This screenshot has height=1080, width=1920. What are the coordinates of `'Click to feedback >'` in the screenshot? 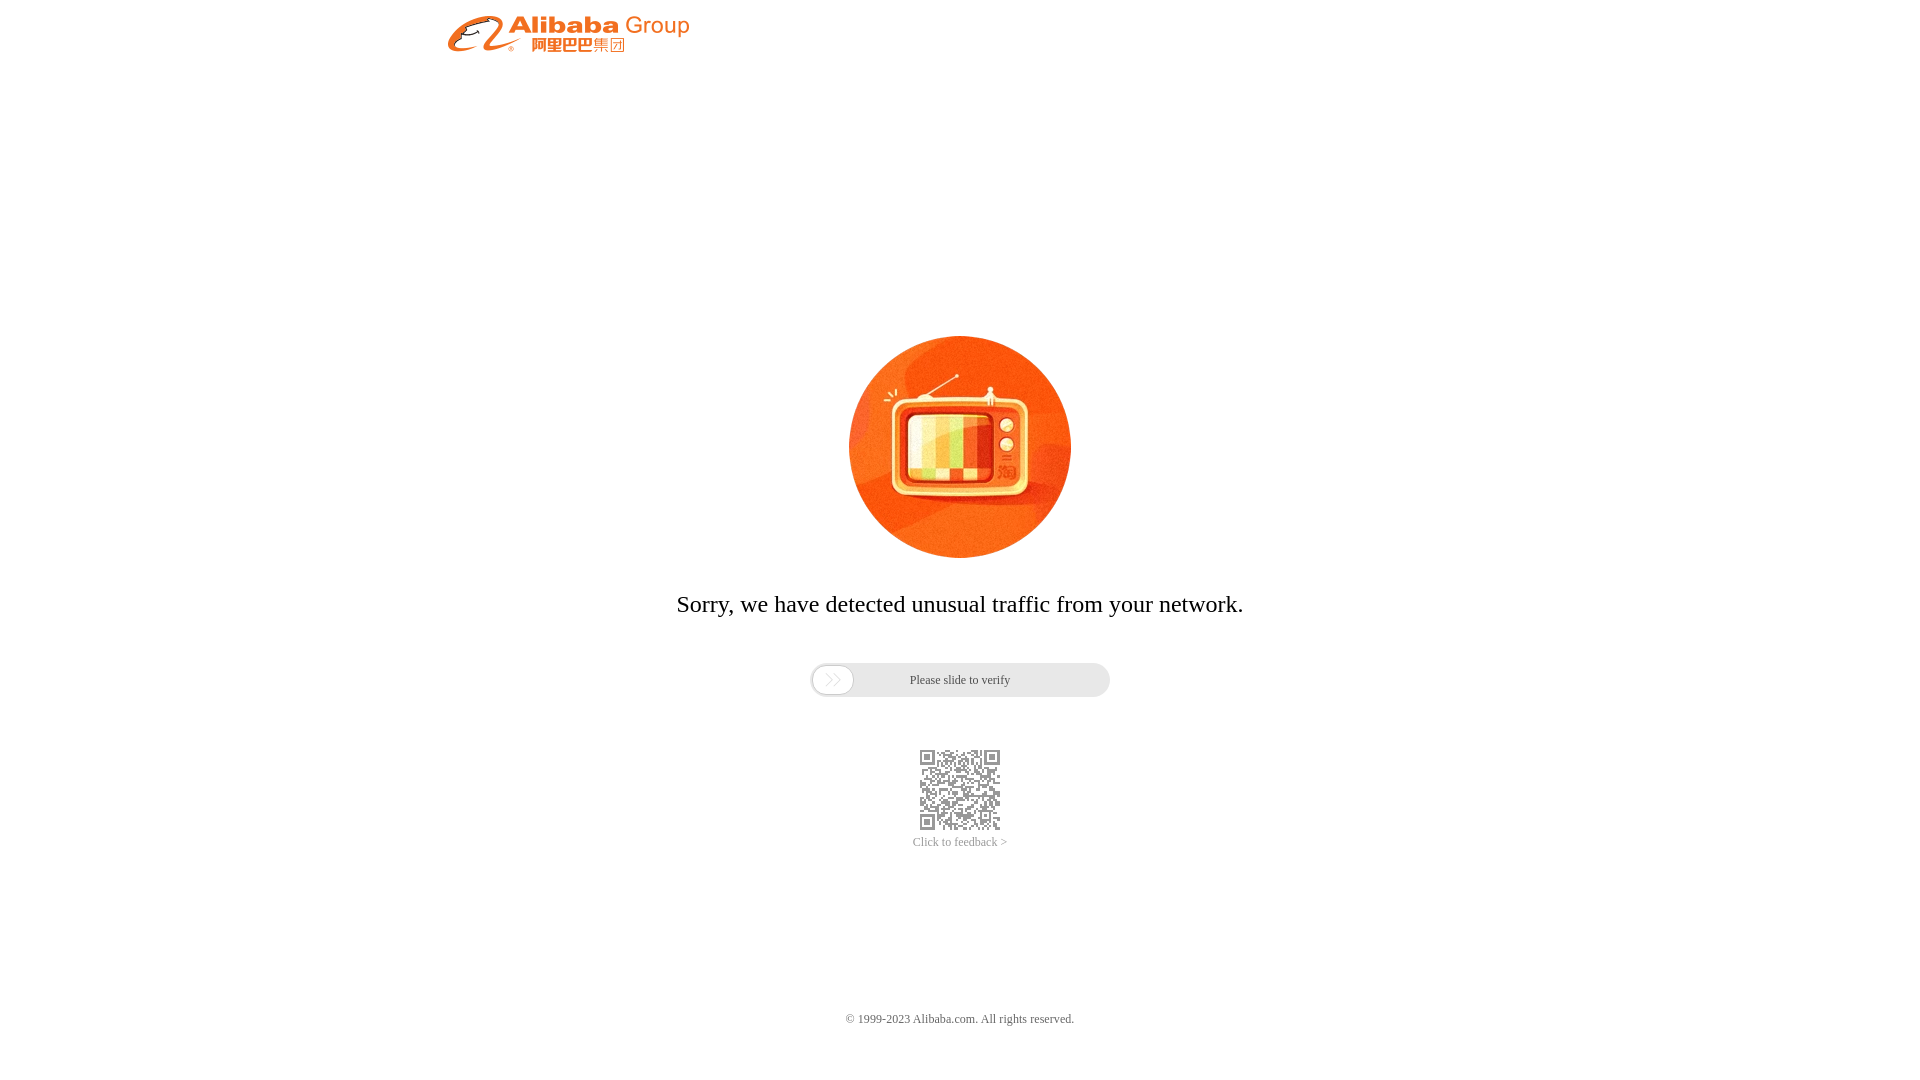 It's located at (960, 842).